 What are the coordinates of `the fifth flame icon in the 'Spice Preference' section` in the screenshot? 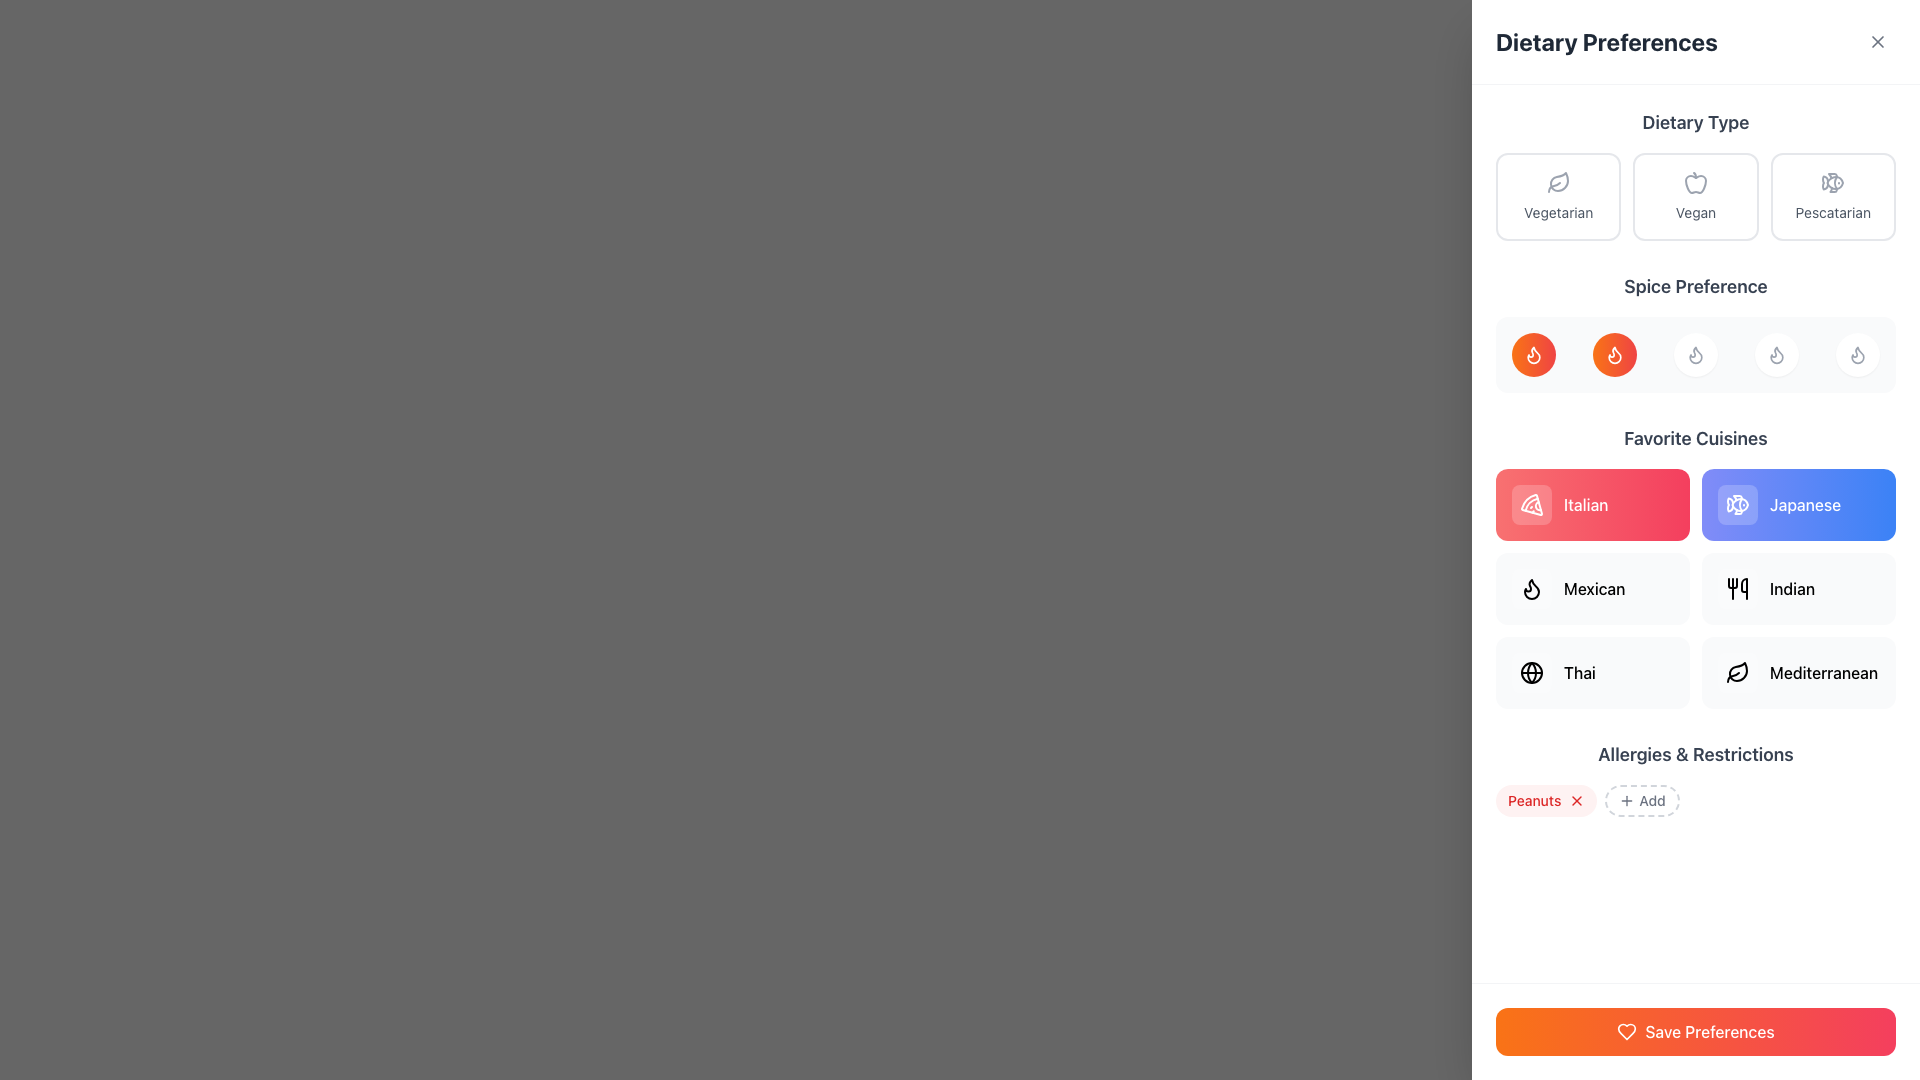 It's located at (1856, 353).